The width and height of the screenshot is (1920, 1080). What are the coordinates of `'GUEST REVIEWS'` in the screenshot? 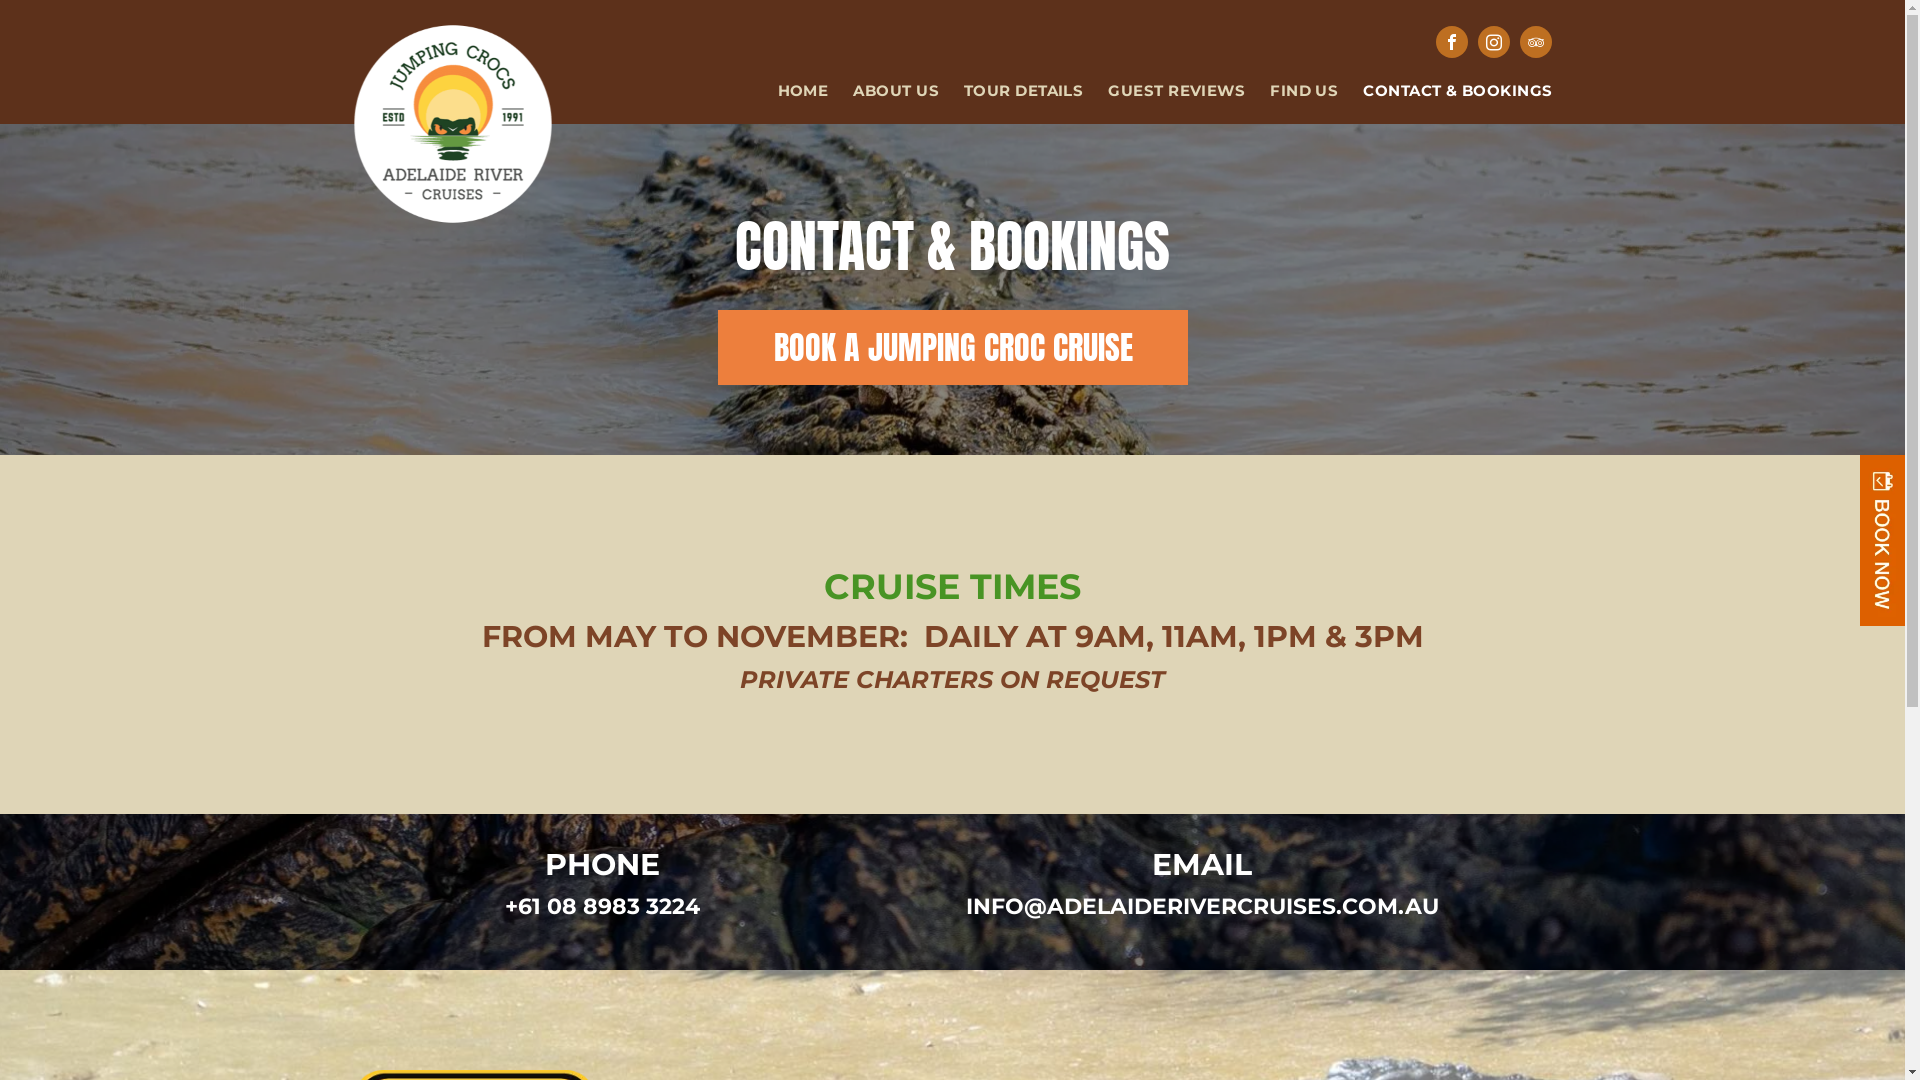 It's located at (1163, 91).